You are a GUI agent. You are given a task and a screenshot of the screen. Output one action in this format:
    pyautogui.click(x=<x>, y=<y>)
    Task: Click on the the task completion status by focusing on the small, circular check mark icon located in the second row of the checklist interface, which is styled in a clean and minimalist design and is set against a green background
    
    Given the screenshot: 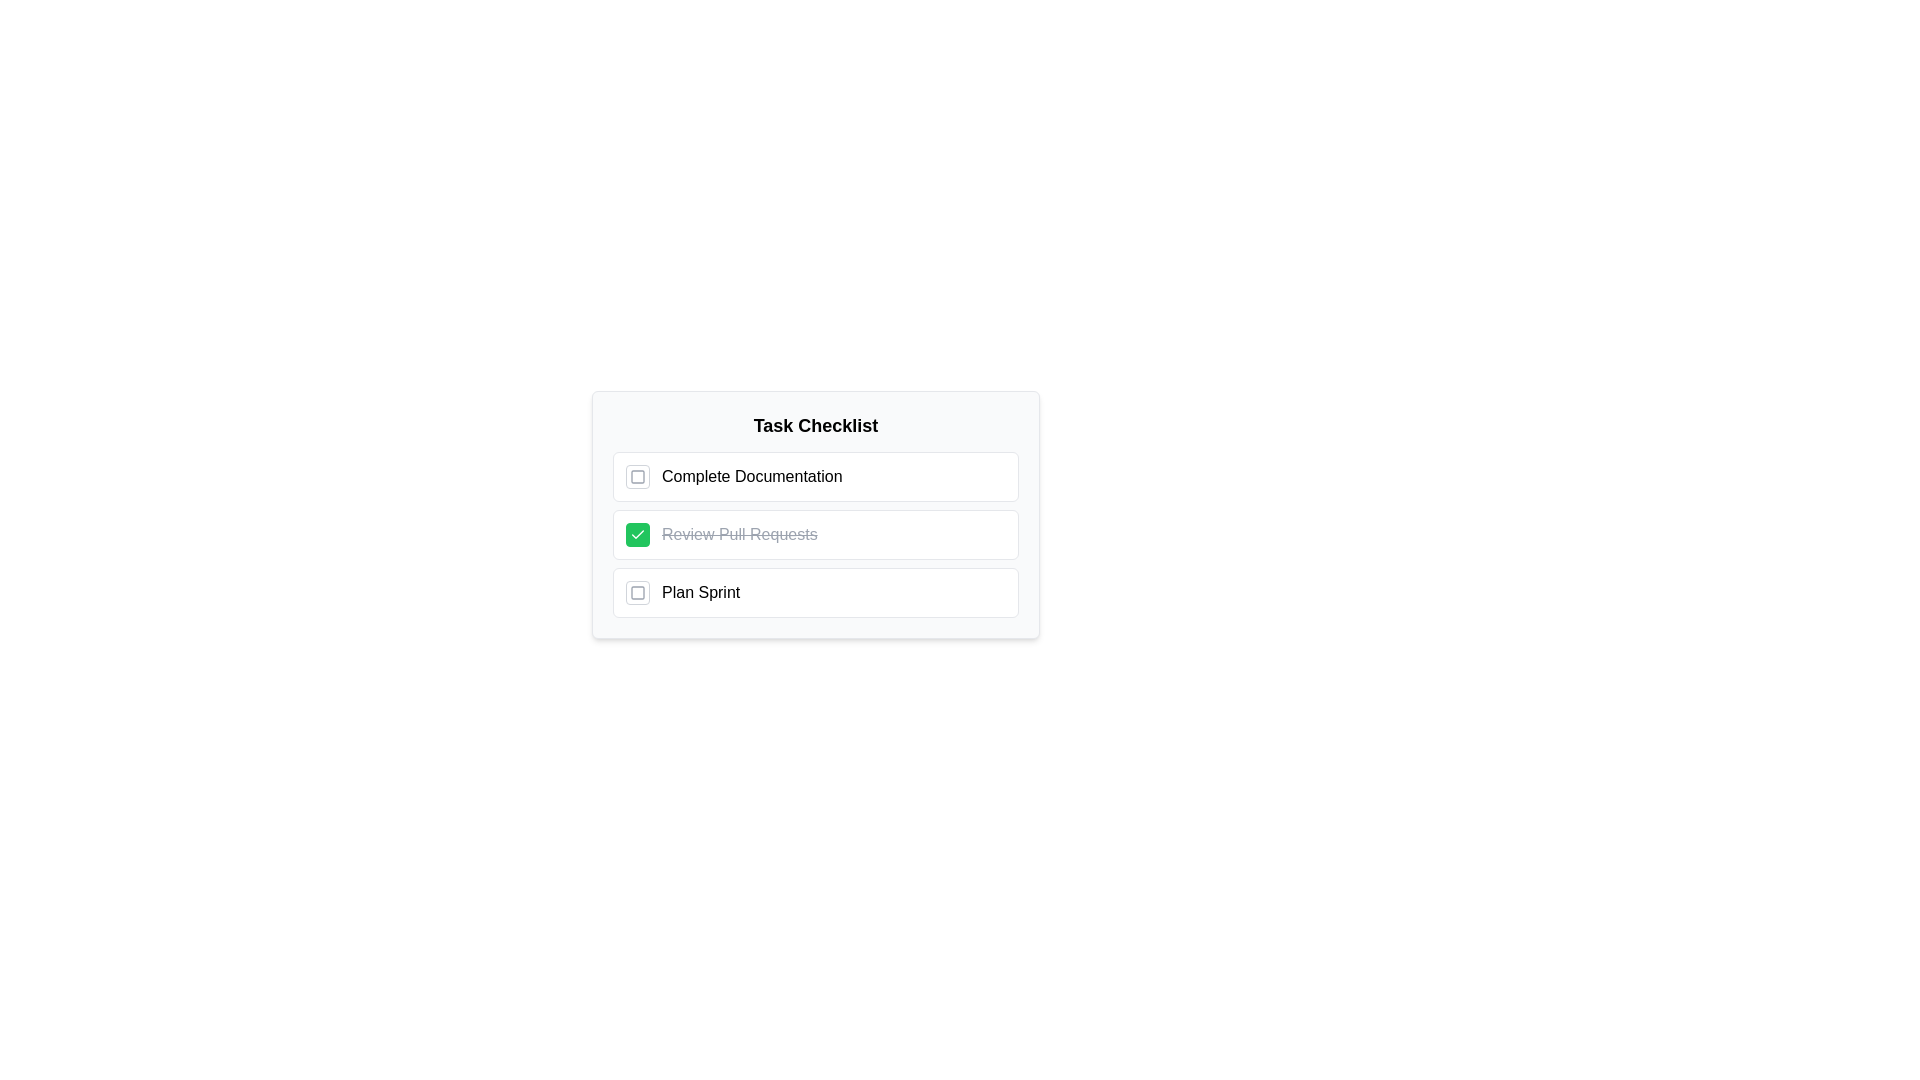 What is the action you would take?
    pyautogui.click(x=637, y=534)
    